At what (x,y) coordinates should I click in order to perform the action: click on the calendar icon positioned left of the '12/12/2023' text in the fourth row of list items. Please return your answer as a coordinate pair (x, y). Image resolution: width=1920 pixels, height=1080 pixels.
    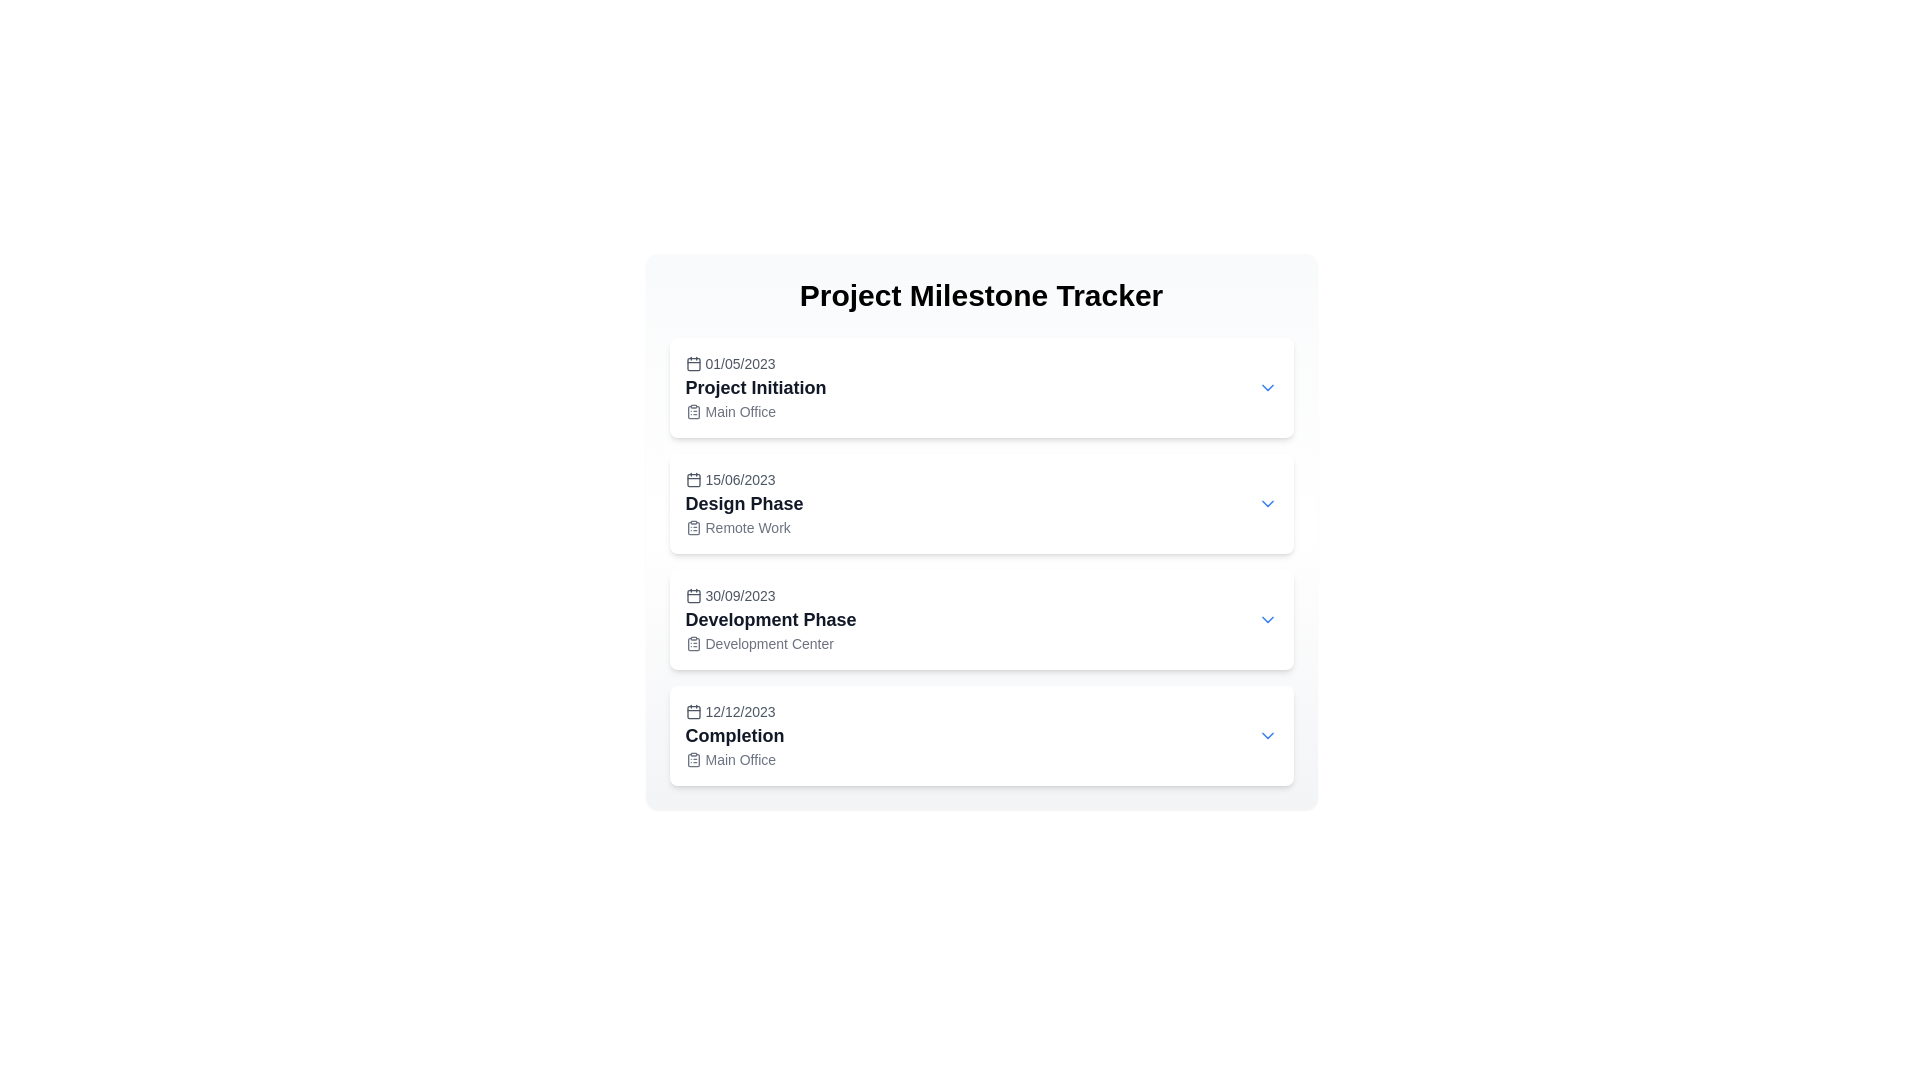
    Looking at the image, I should click on (693, 711).